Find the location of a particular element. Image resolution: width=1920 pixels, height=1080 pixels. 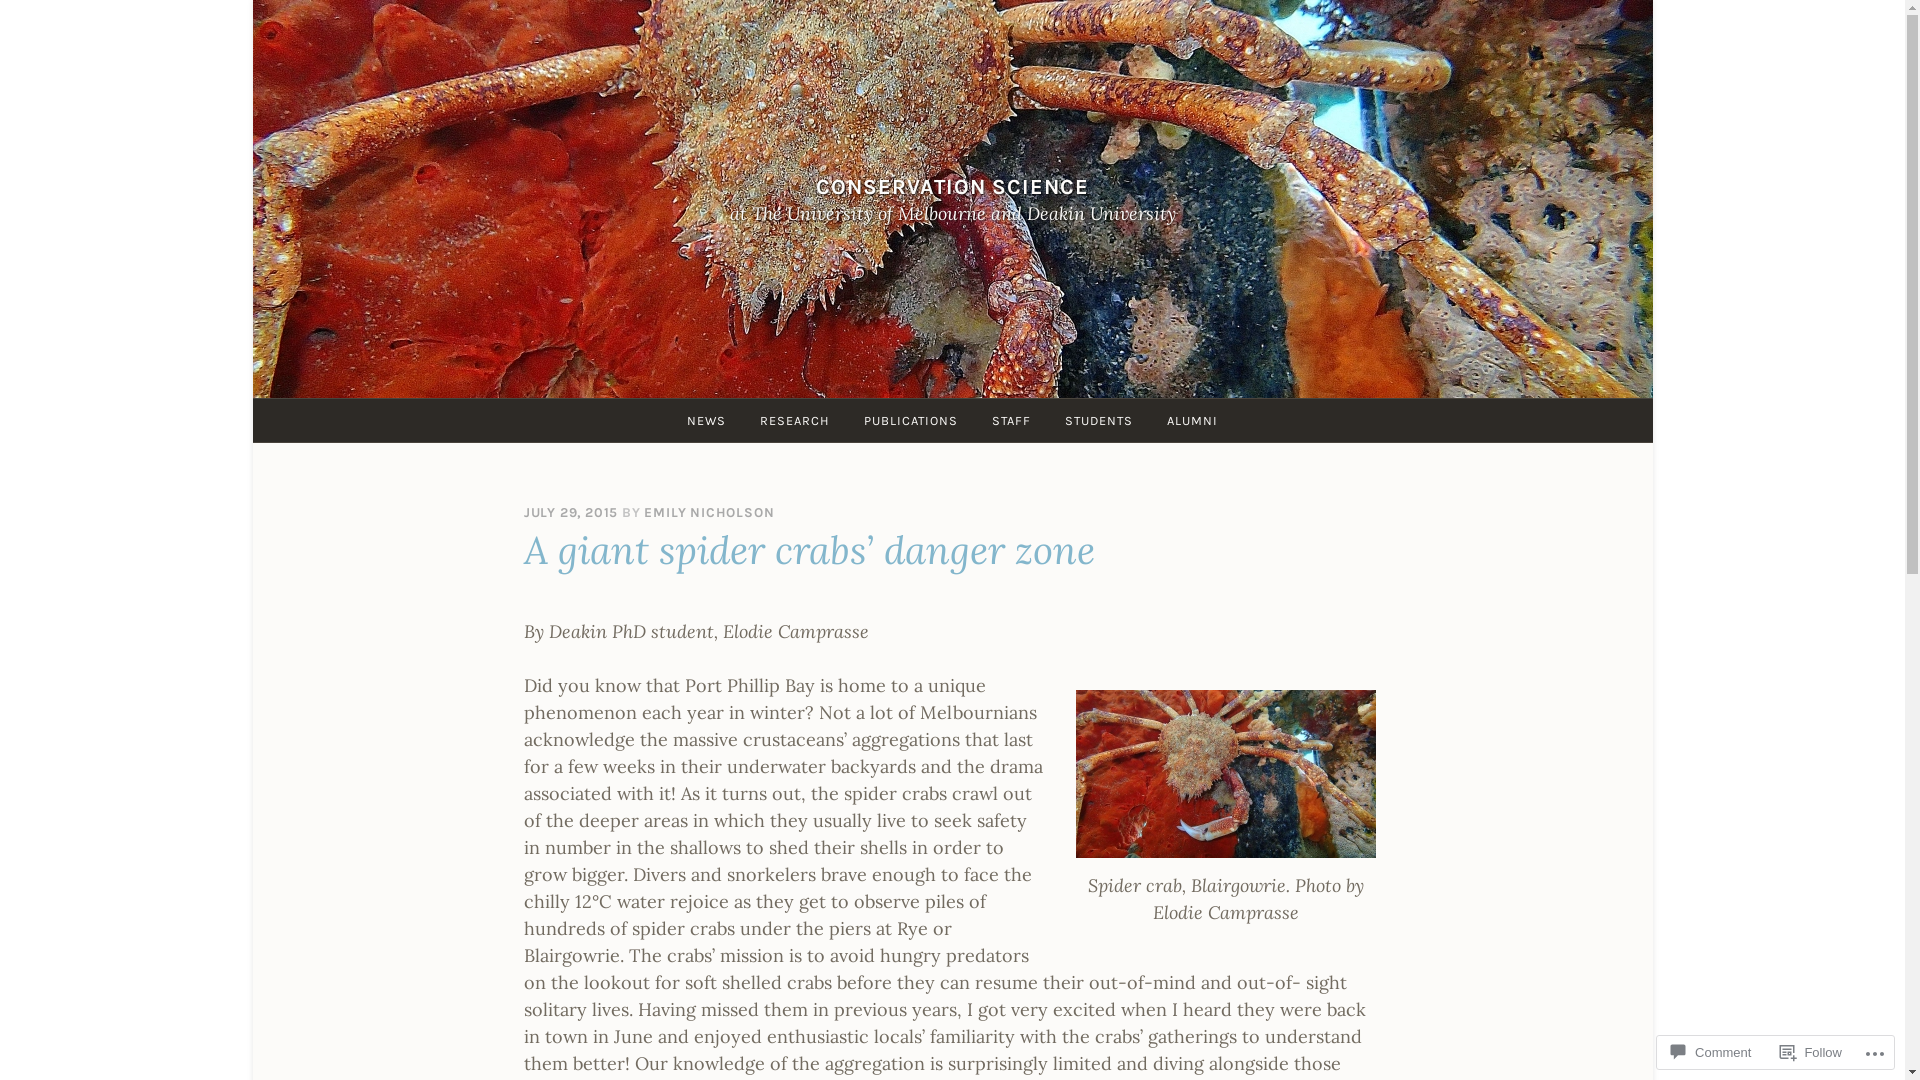

'EMILY NICHOLSON' is located at coordinates (709, 511).